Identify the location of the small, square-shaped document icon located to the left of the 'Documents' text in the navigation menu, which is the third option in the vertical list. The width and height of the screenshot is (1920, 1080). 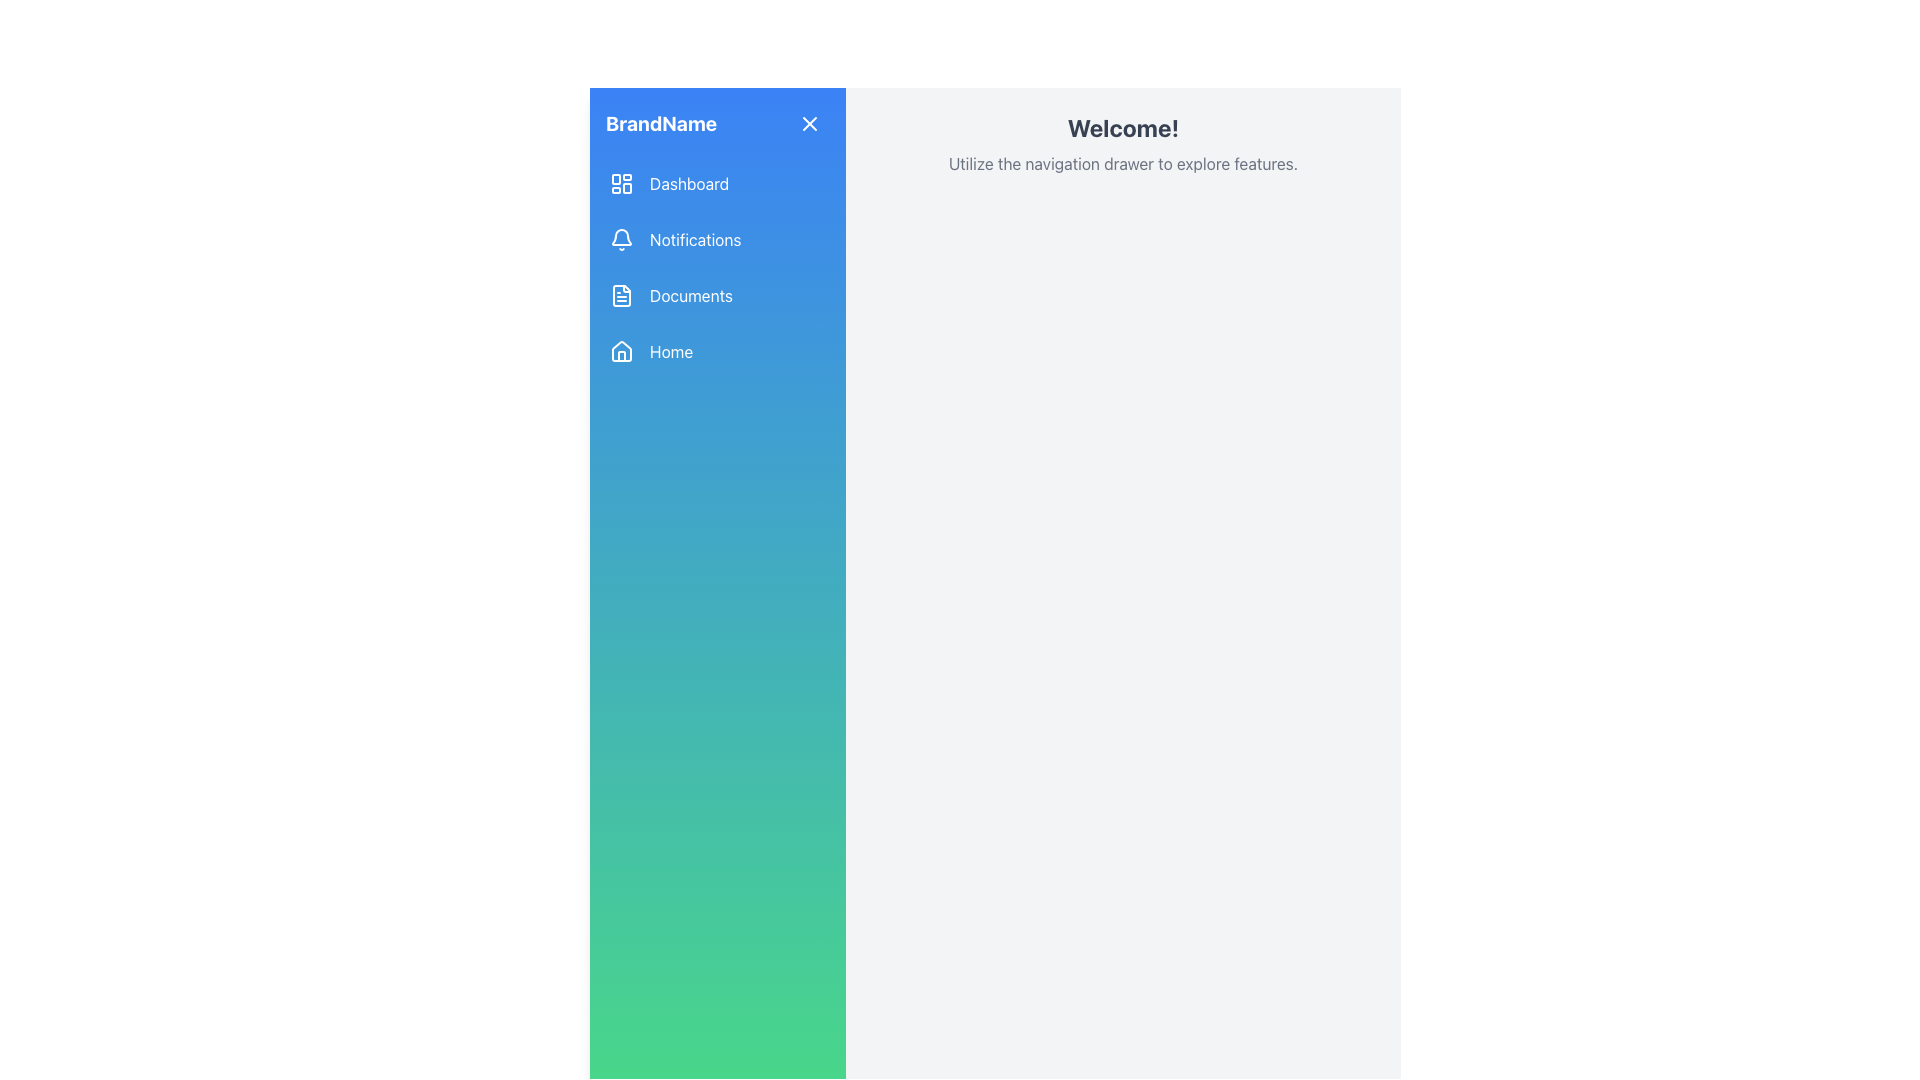
(621, 296).